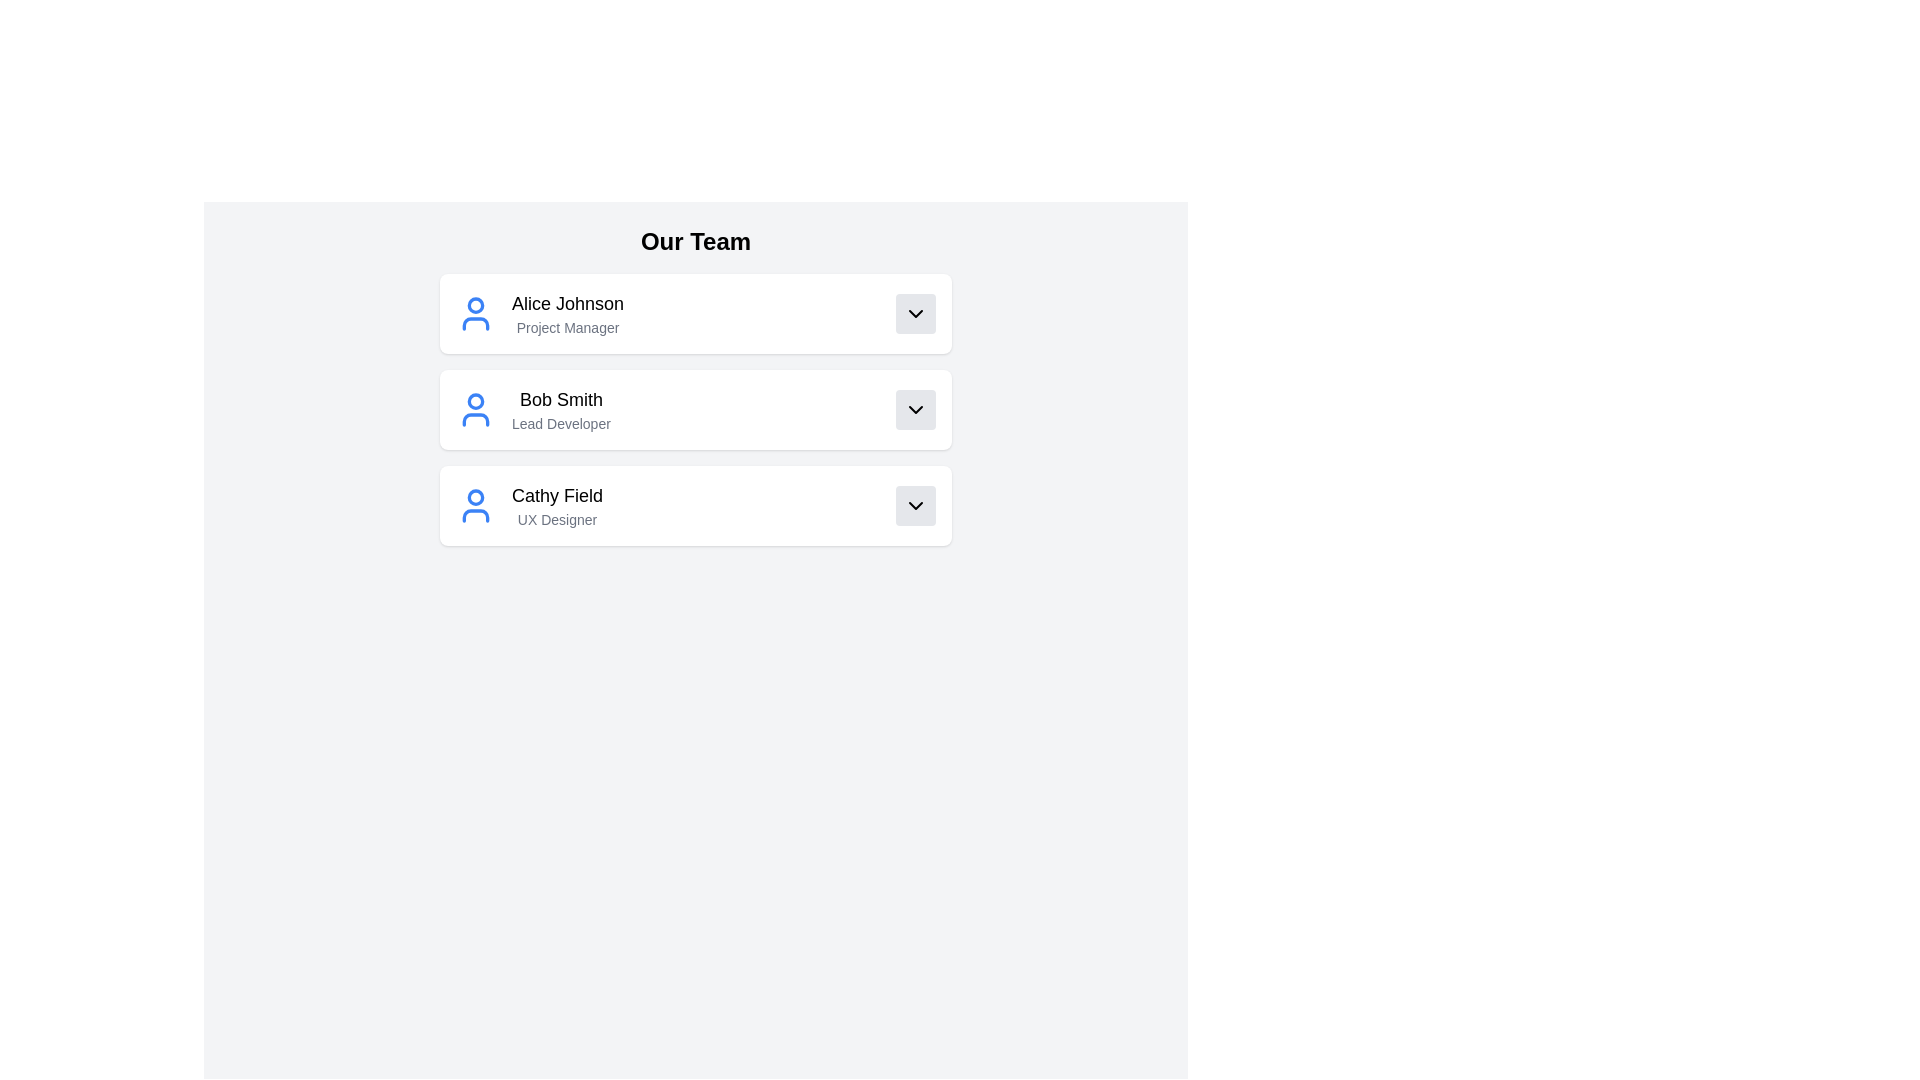 This screenshot has height=1080, width=1920. Describe the element at coordinates (915, 408) in the screenshot. I see `the dropdown button located to the right of the name and role text for team member 'Bob Smith', who is the 'Lead Developer'` at that location.